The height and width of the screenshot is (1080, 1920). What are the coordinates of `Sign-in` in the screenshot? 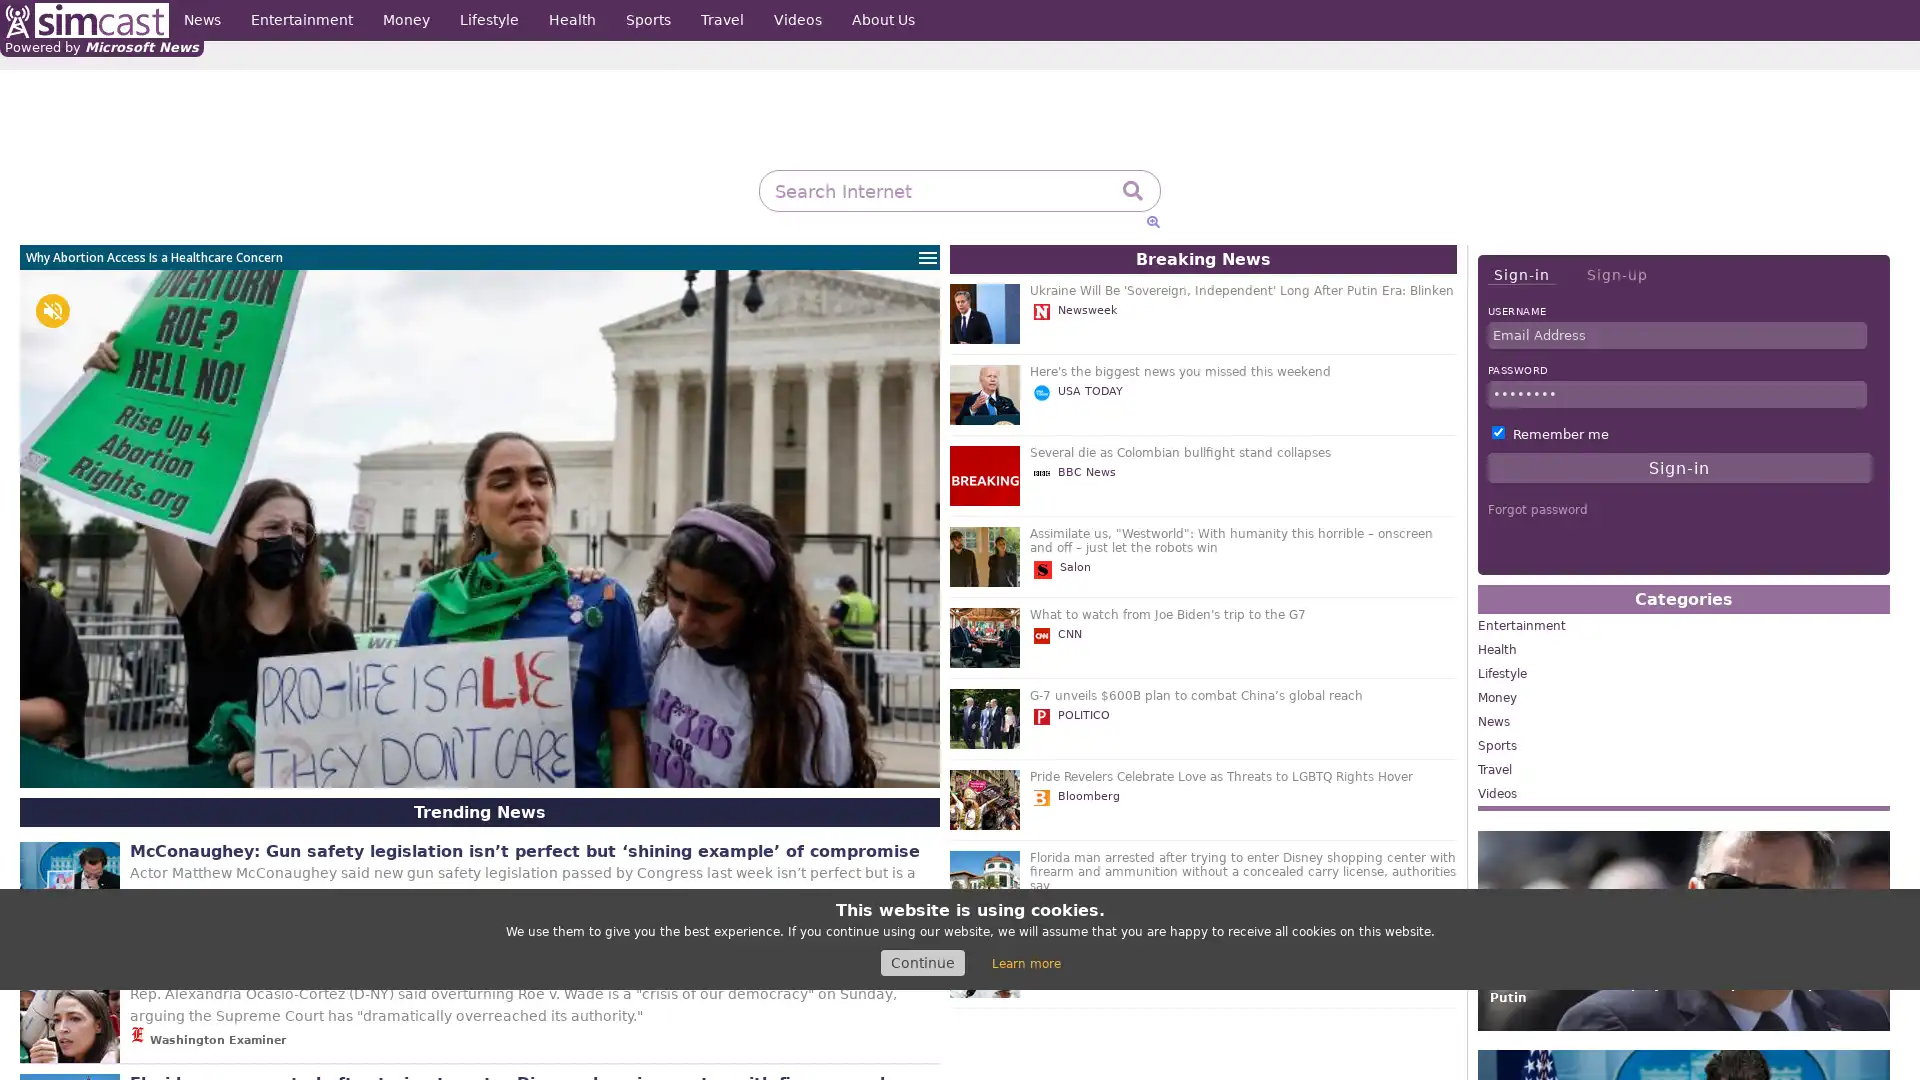 It's located at (1520, 275).